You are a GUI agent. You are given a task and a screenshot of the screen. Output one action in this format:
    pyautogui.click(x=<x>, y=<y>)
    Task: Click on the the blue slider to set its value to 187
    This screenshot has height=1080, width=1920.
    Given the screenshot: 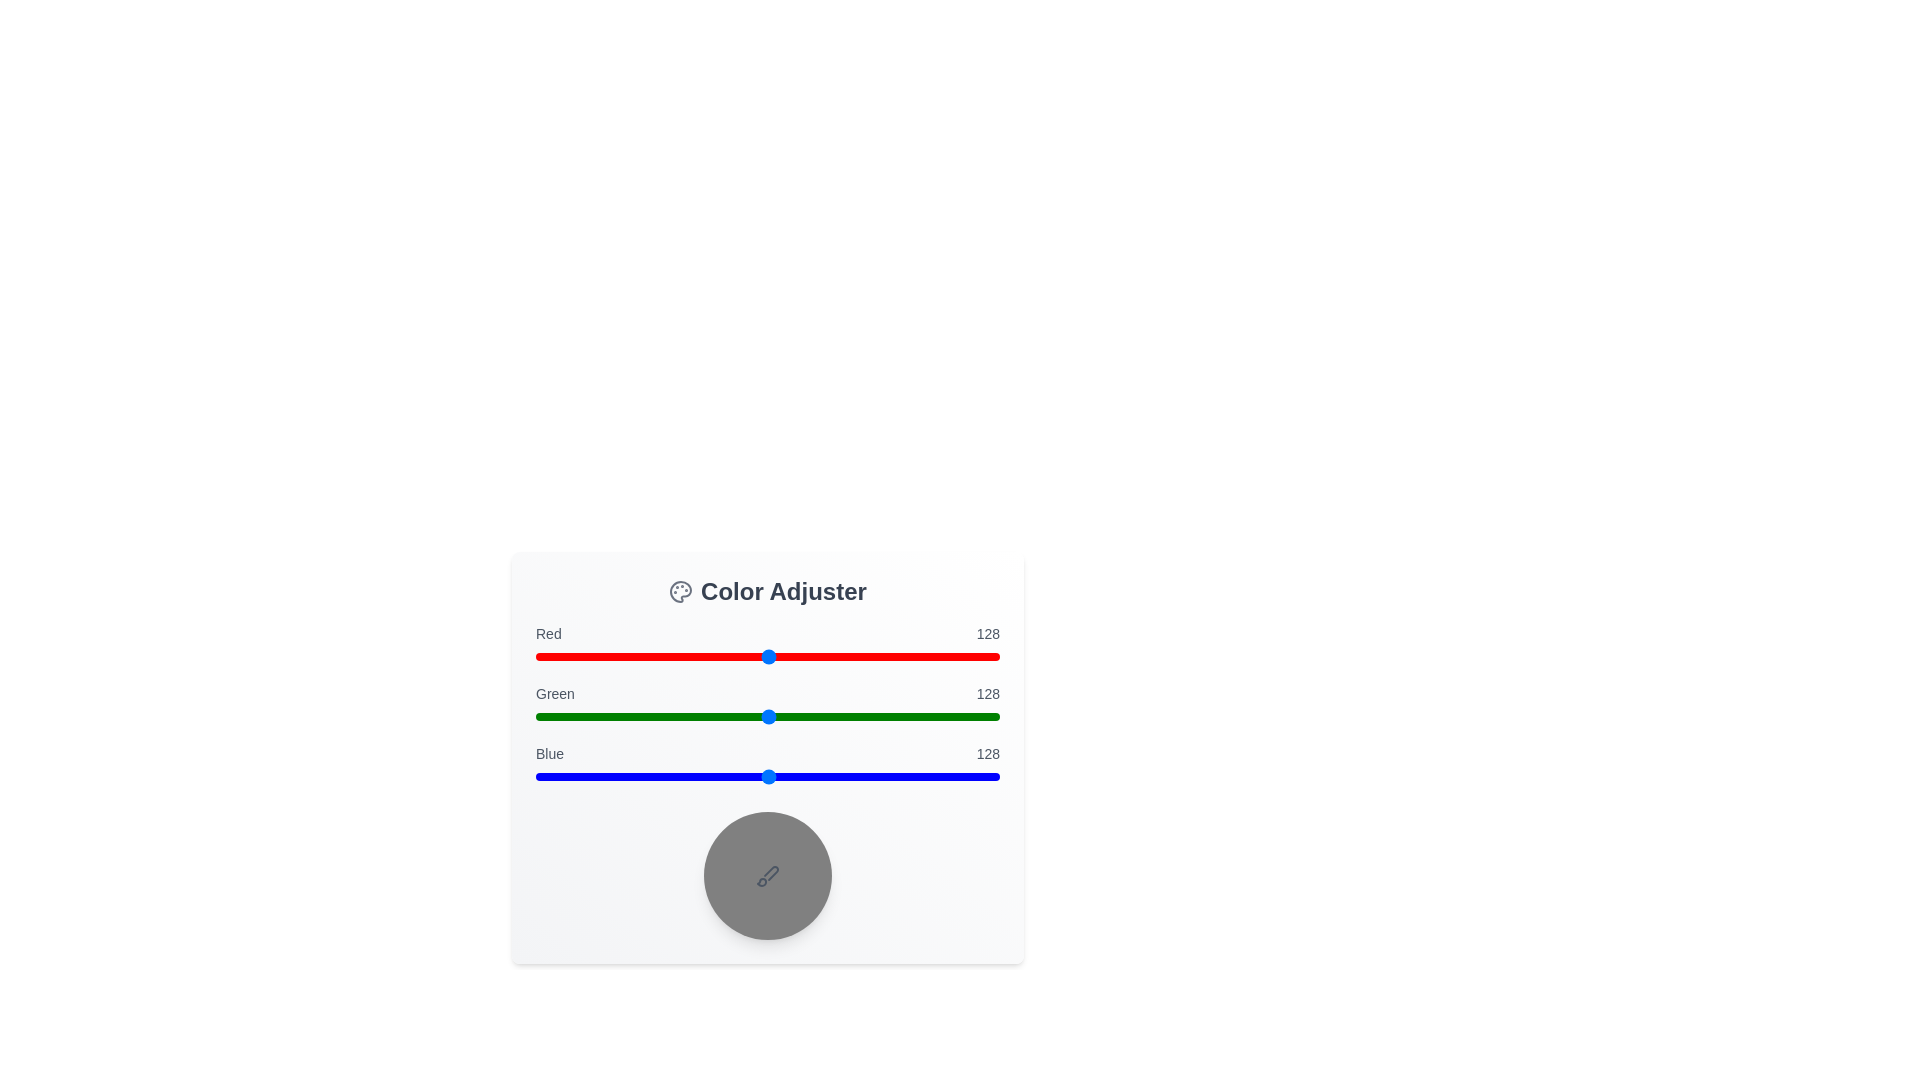 What is the action you would take?
    pyautogui.click(x=876, y=775)
    